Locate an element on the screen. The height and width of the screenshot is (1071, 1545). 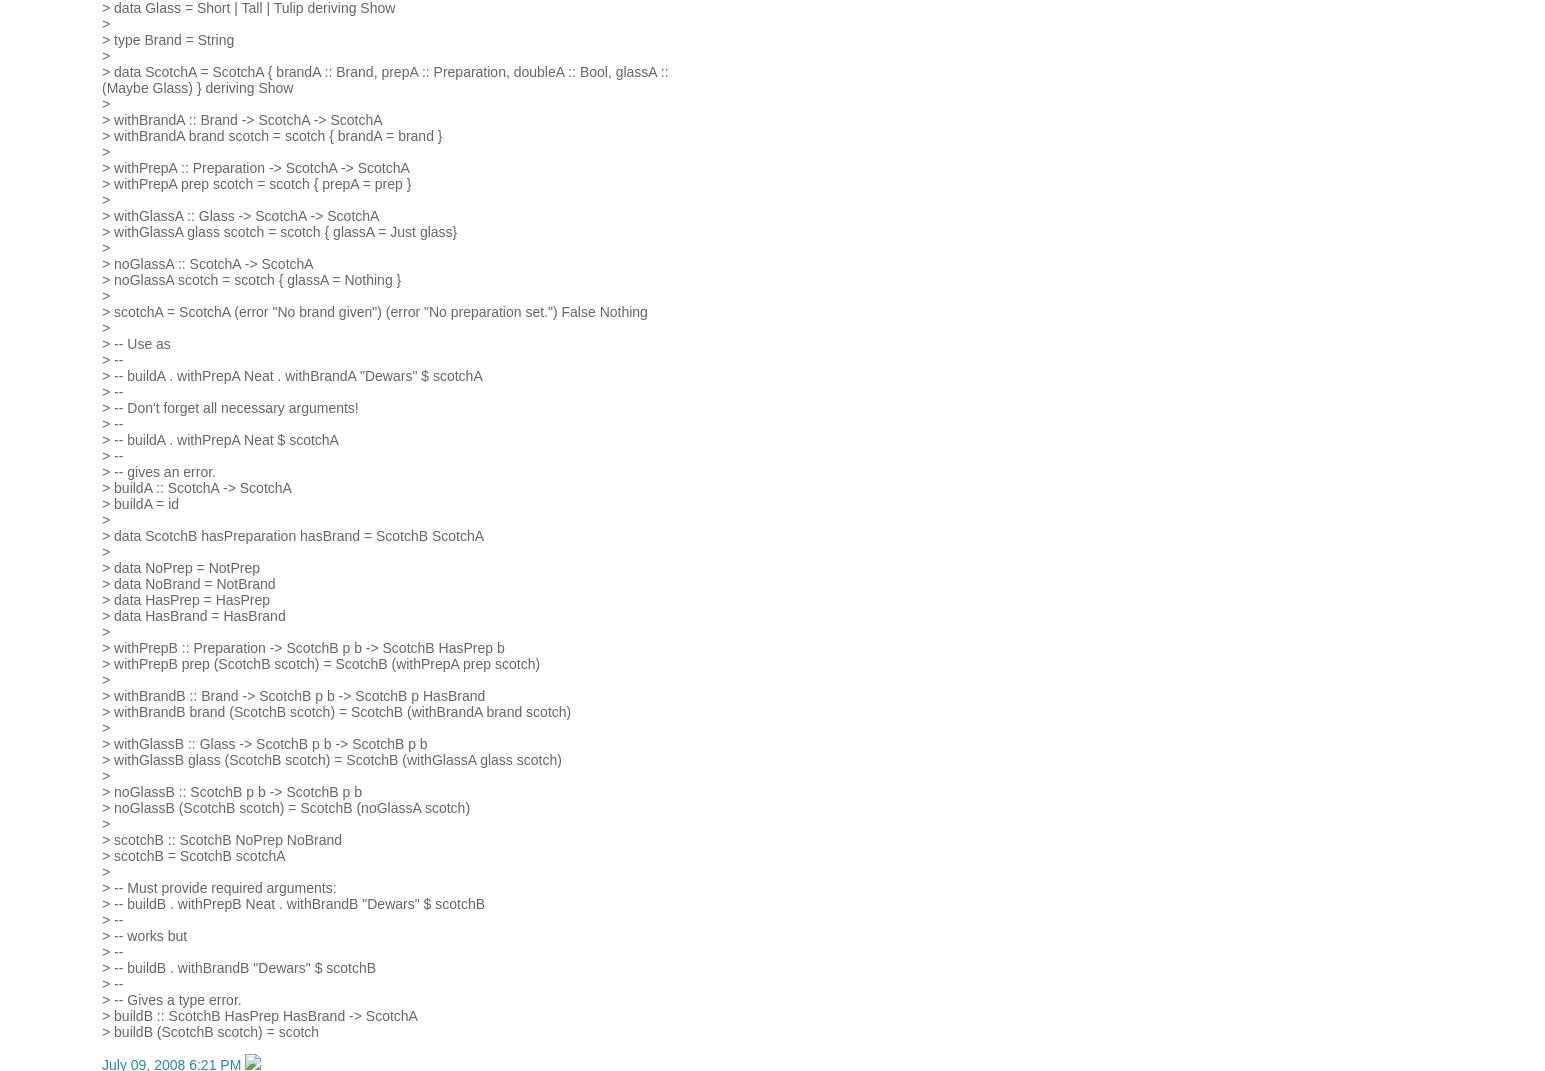
'> --  buildB . withBrandB "Dewars" $ scotchB' is located at coordinates (239, 966).